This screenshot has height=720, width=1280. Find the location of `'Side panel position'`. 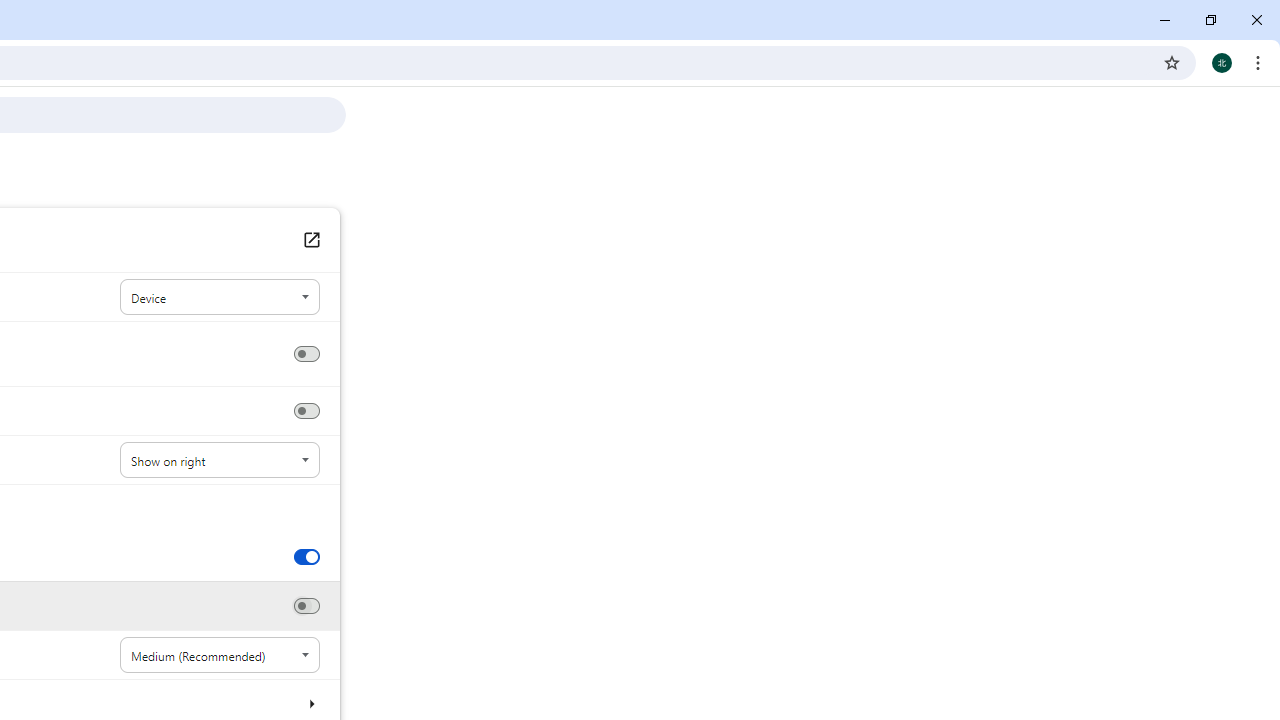

'Side panel position' is located at coordinates (219, 460).